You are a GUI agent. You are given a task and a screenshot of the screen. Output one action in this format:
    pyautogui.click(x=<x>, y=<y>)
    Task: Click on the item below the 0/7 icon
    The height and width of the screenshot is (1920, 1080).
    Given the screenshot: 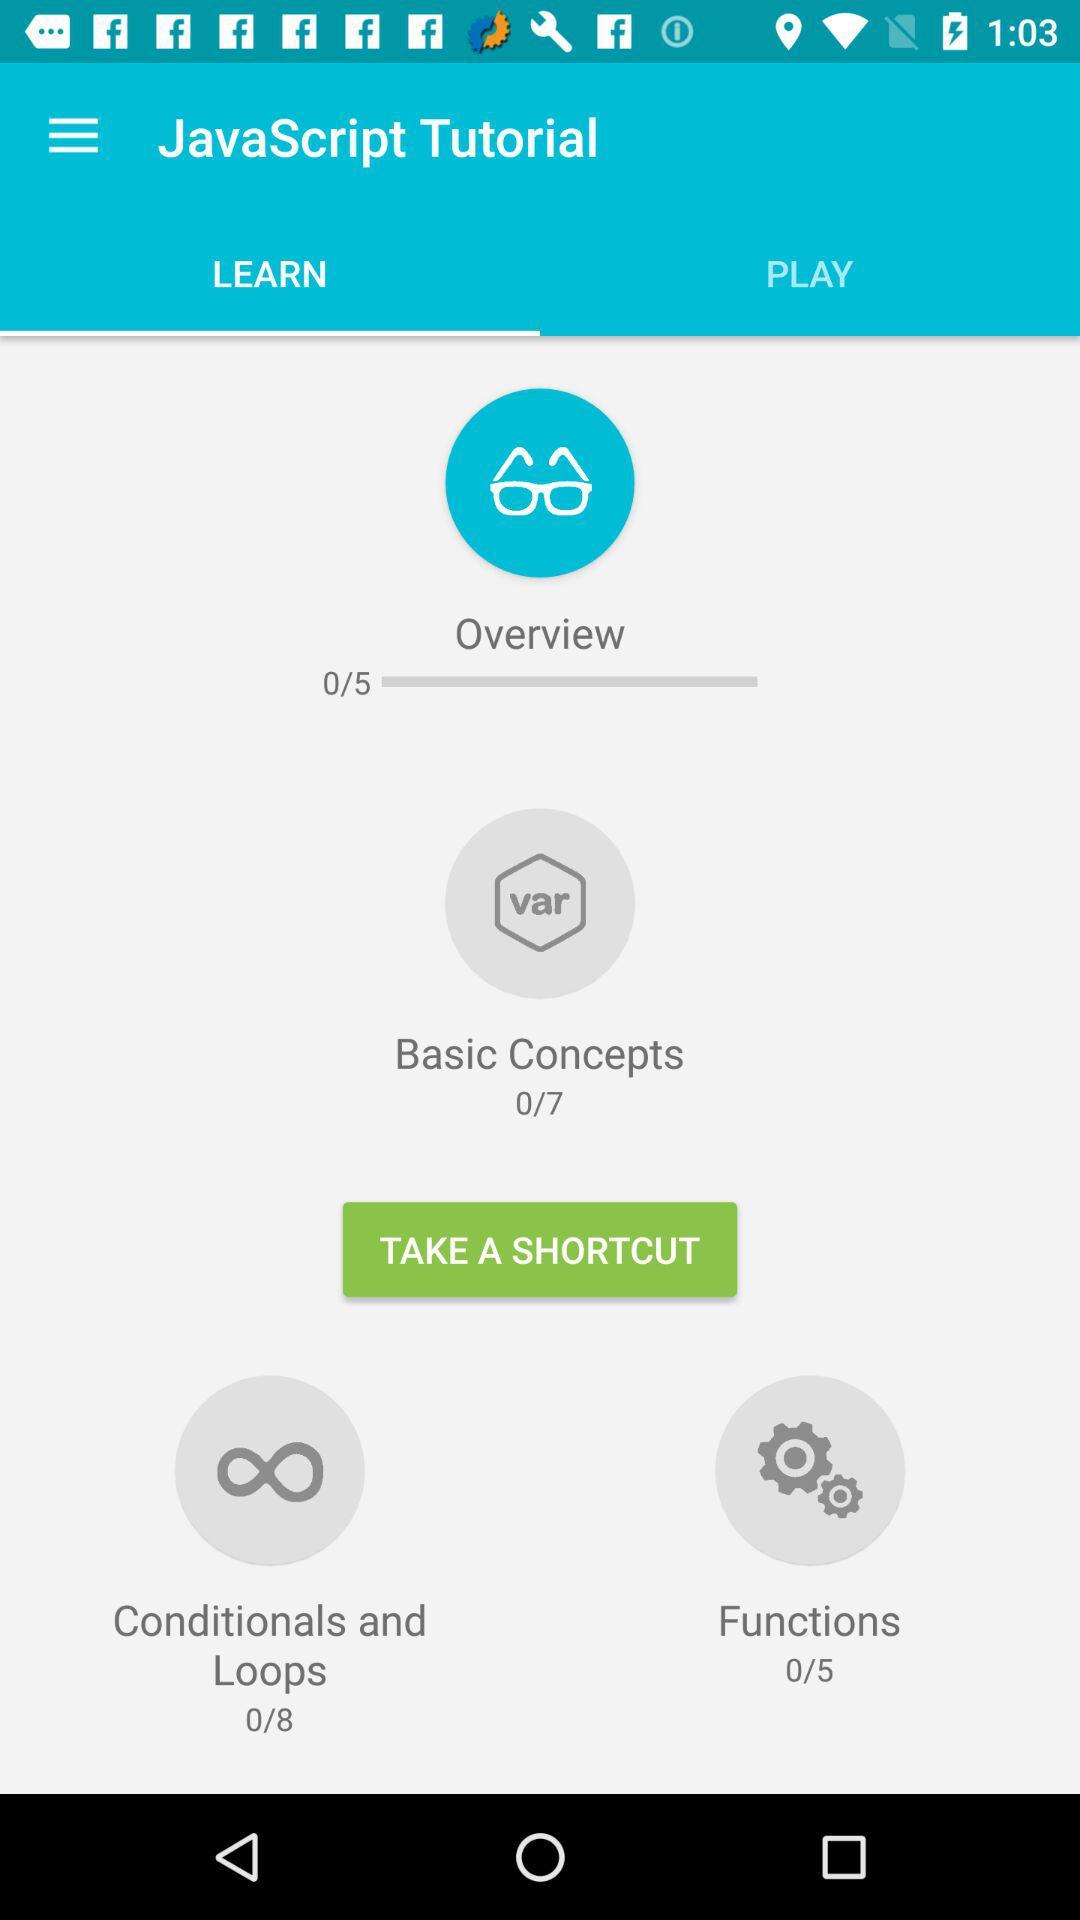 What is the action you would take?
    pyautogui.click(x=540, y=1248)
    